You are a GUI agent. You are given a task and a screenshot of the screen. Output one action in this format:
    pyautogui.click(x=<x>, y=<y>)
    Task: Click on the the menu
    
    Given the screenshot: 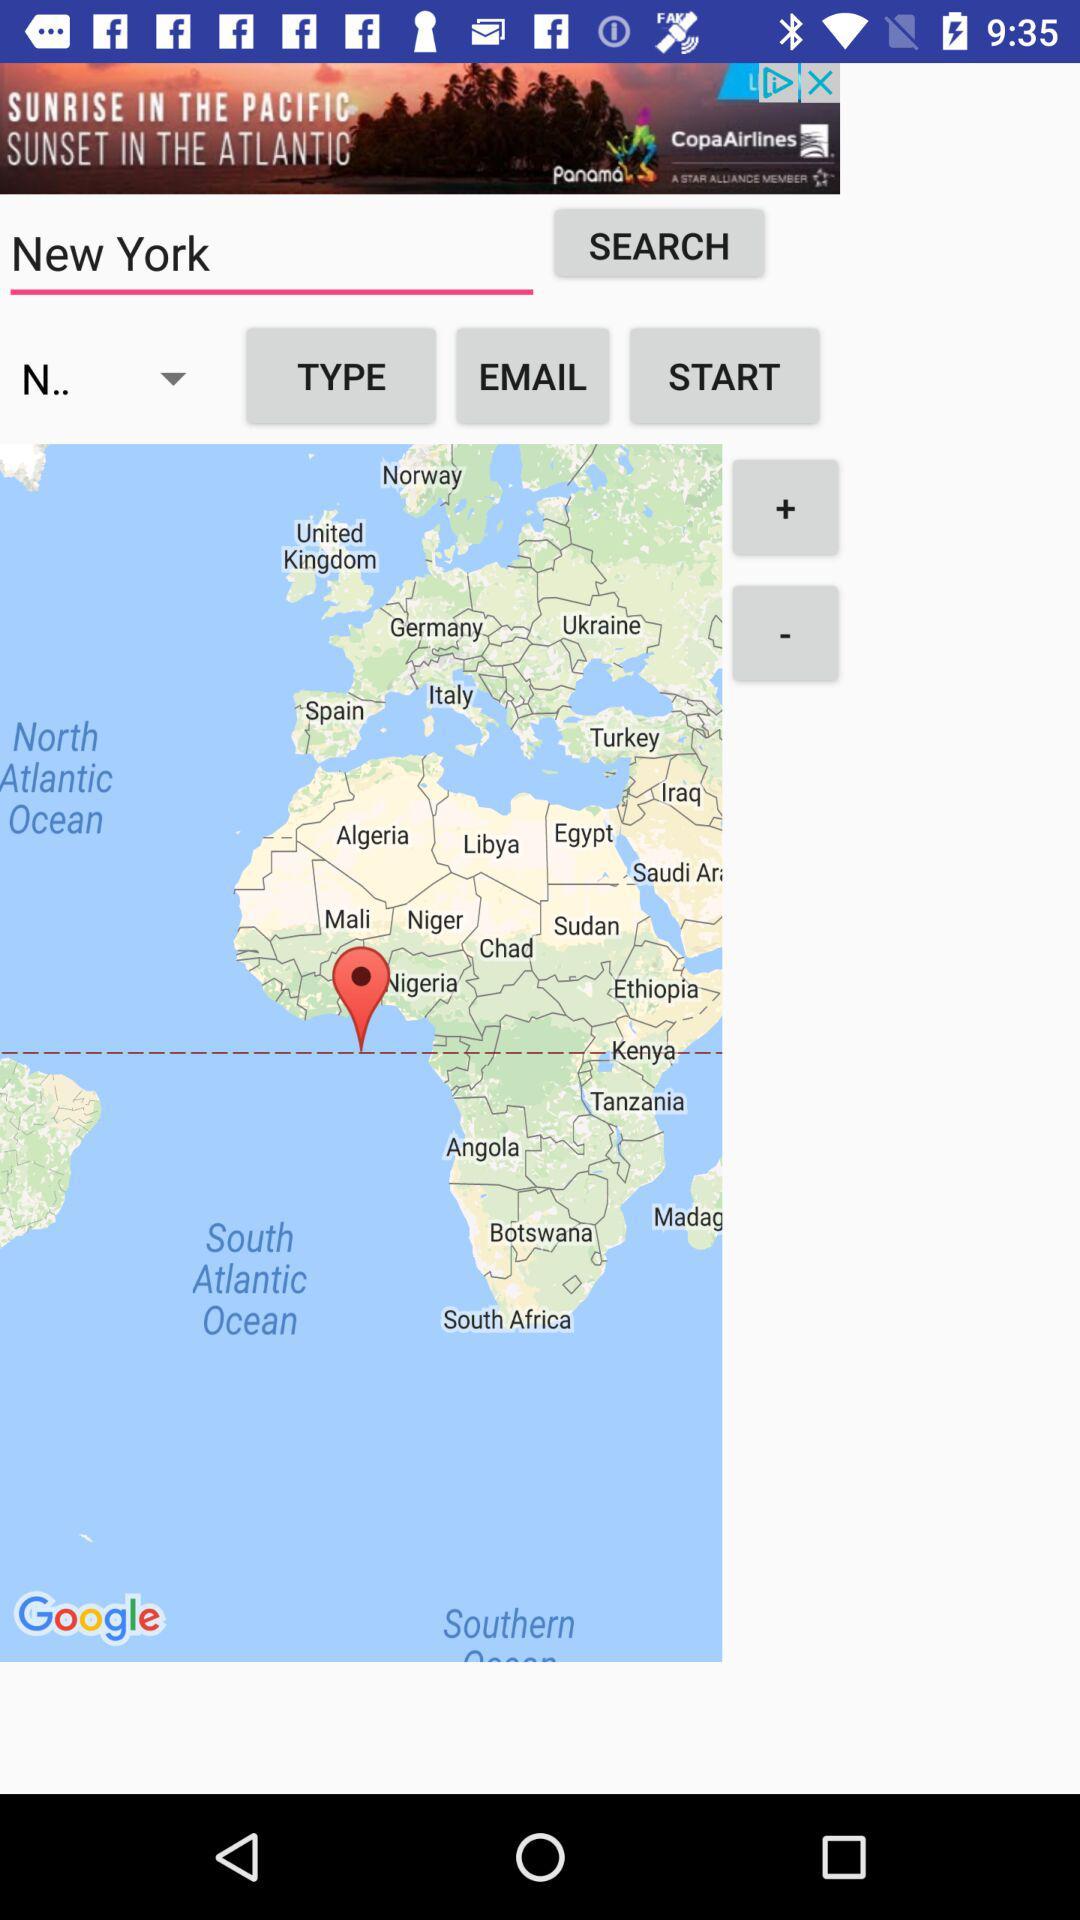 What is the action you would take?
    pyautogui.click(x=419, y=127)
    